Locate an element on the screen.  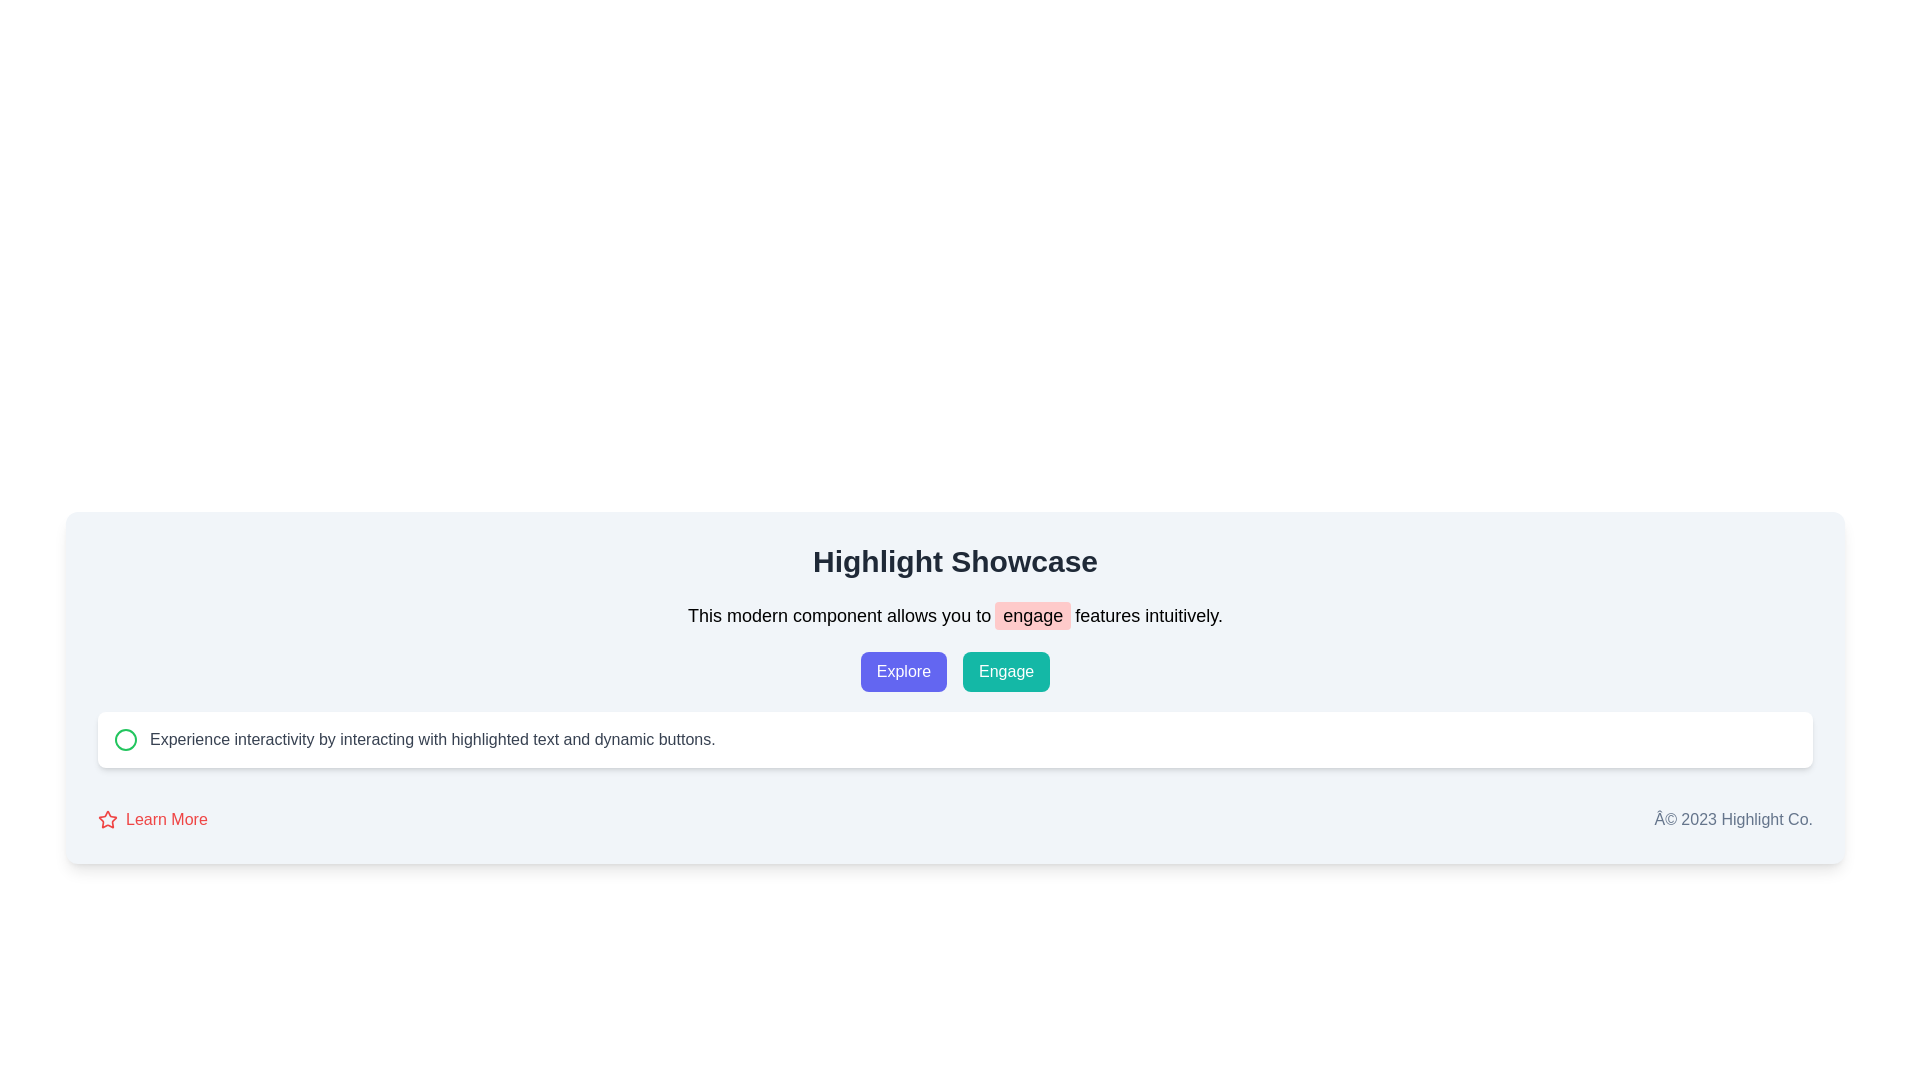
the red 'Learn More' hyperlink with a star icon is located at coordinates (151, 820).